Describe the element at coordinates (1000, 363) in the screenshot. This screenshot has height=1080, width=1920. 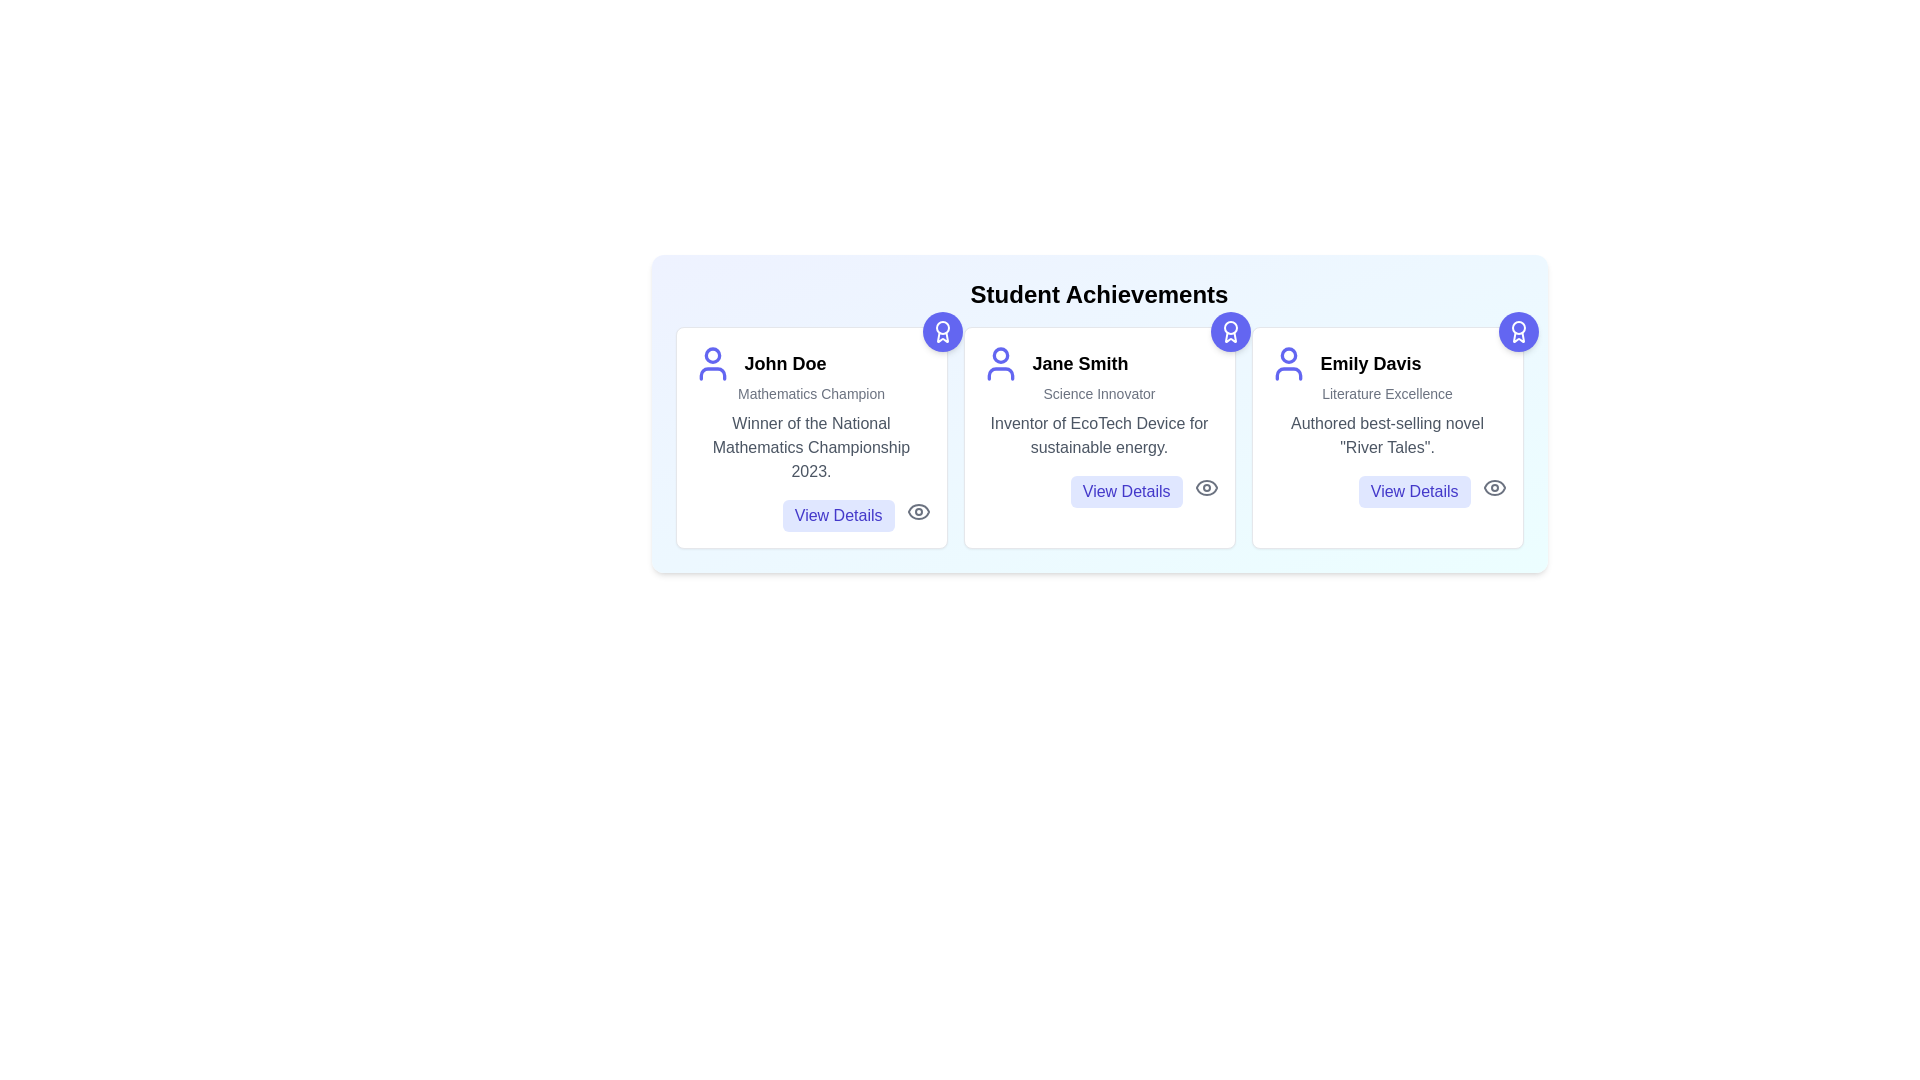
I see `the user icon for Jane Smith` at that location.